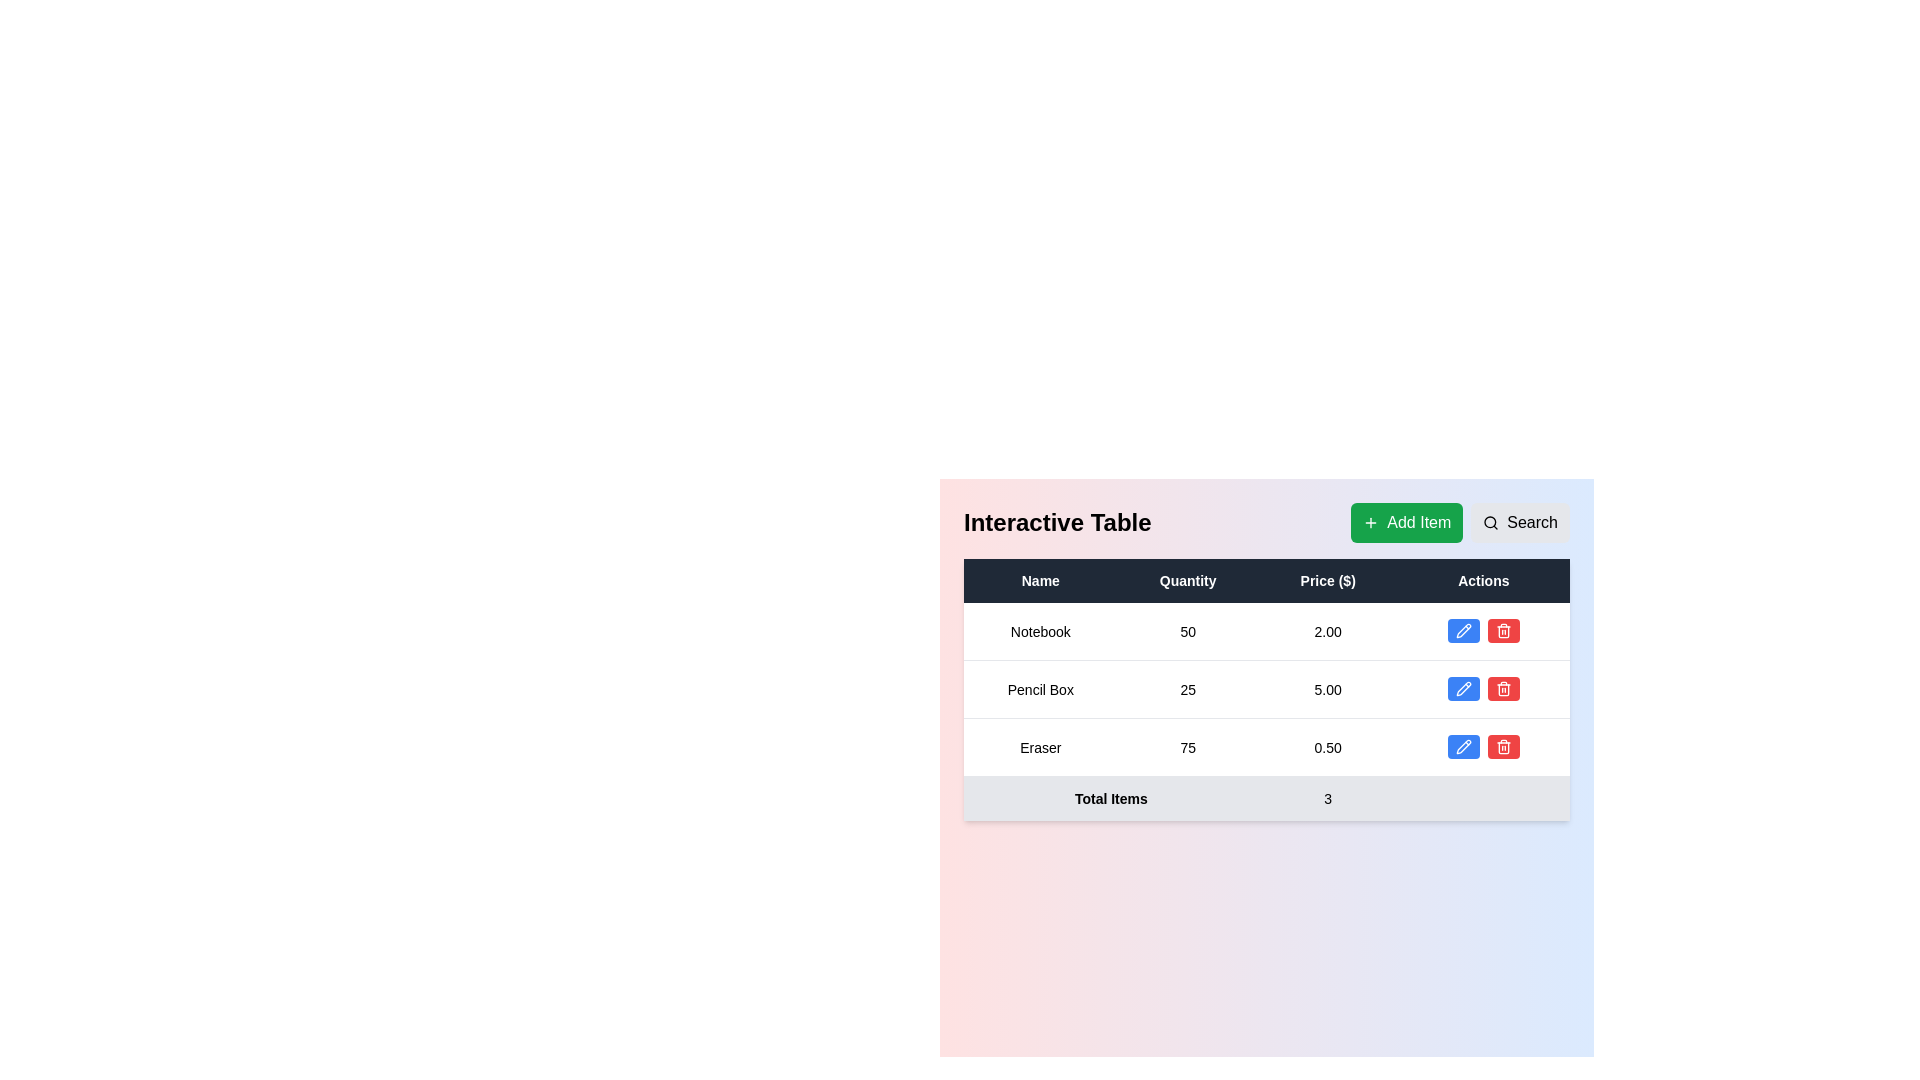  What do you see at coordinates (1463, 688) in the screenshot?
I see `the pencil icon button in the 'Actions' column of the second row of the 'Interactive Table'` at bounding box center [1463, 688].